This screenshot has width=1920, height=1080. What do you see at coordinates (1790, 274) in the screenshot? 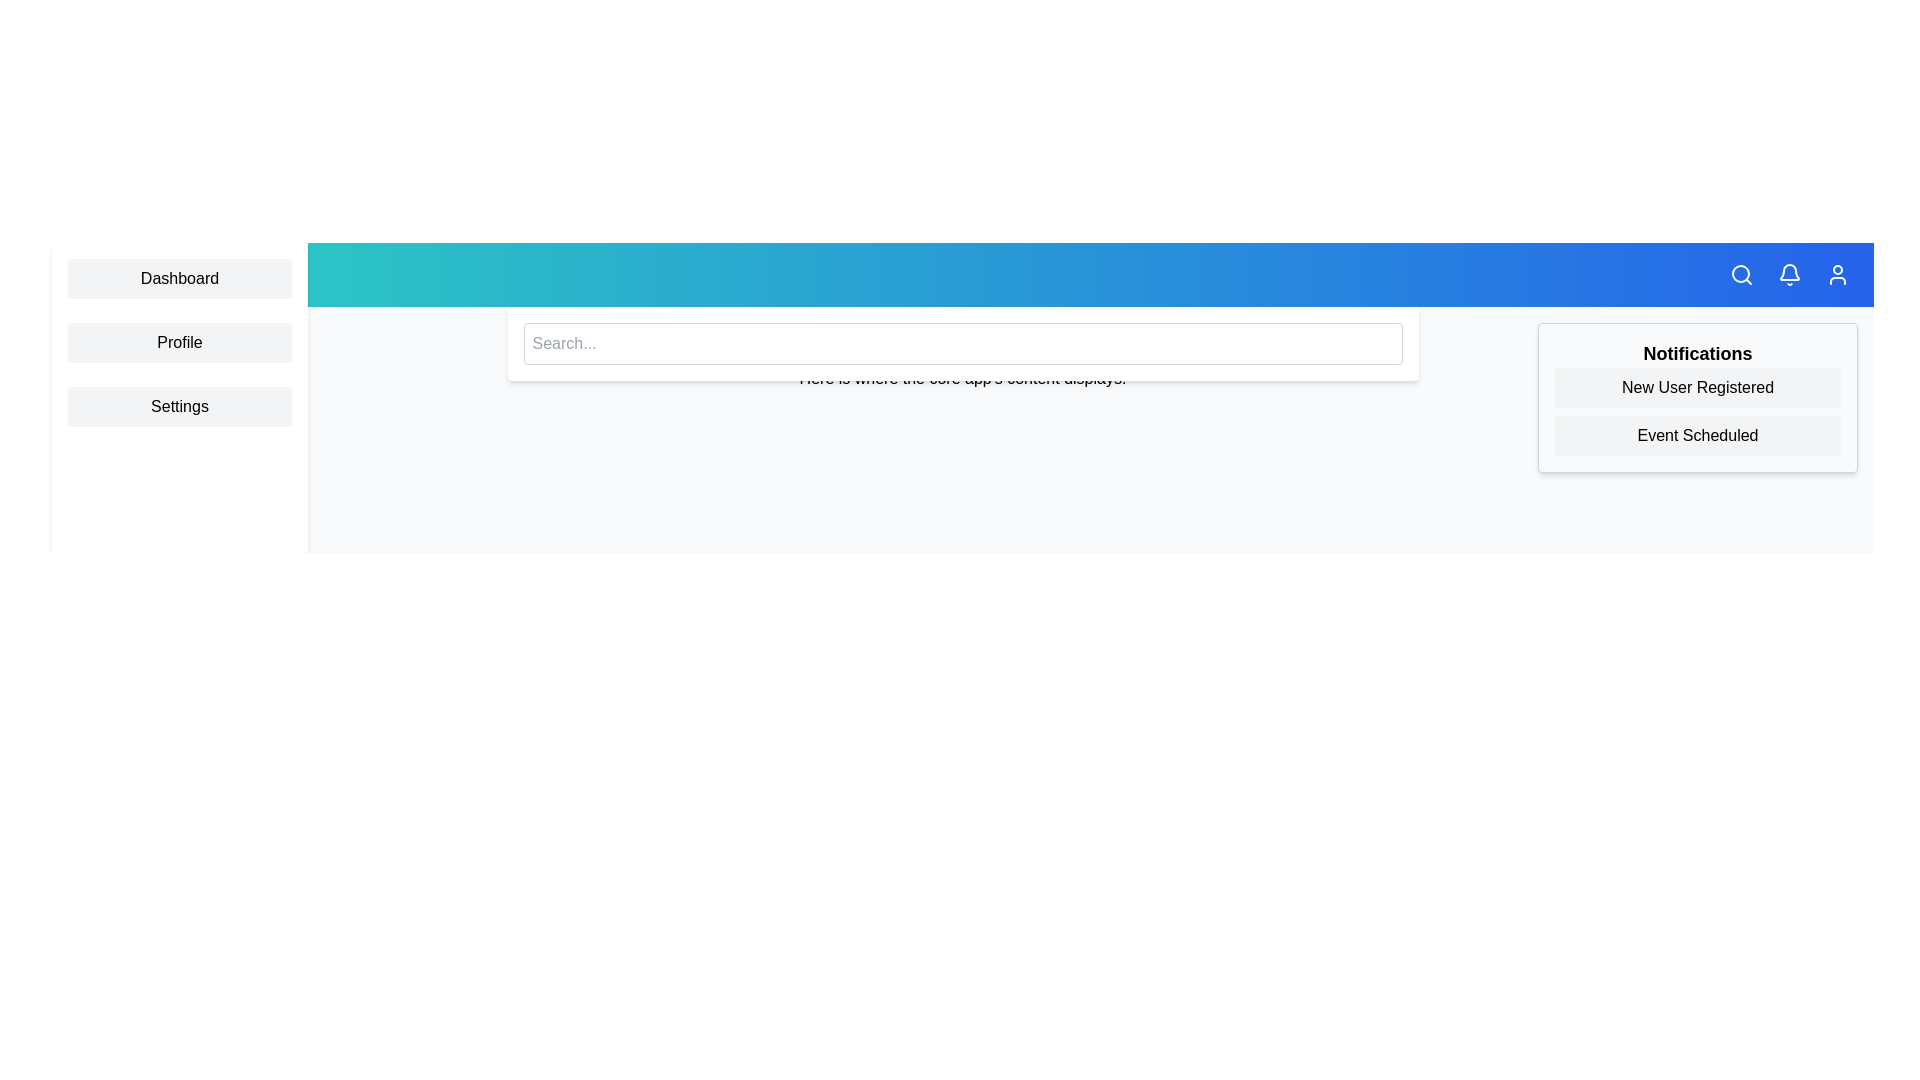
I see `the bell-shaped notification icon, which is white on a gradient blue background, located in the top-right corner between the magnifying glass icon and the user silhouette icon` at bounding box center [1790, 274].